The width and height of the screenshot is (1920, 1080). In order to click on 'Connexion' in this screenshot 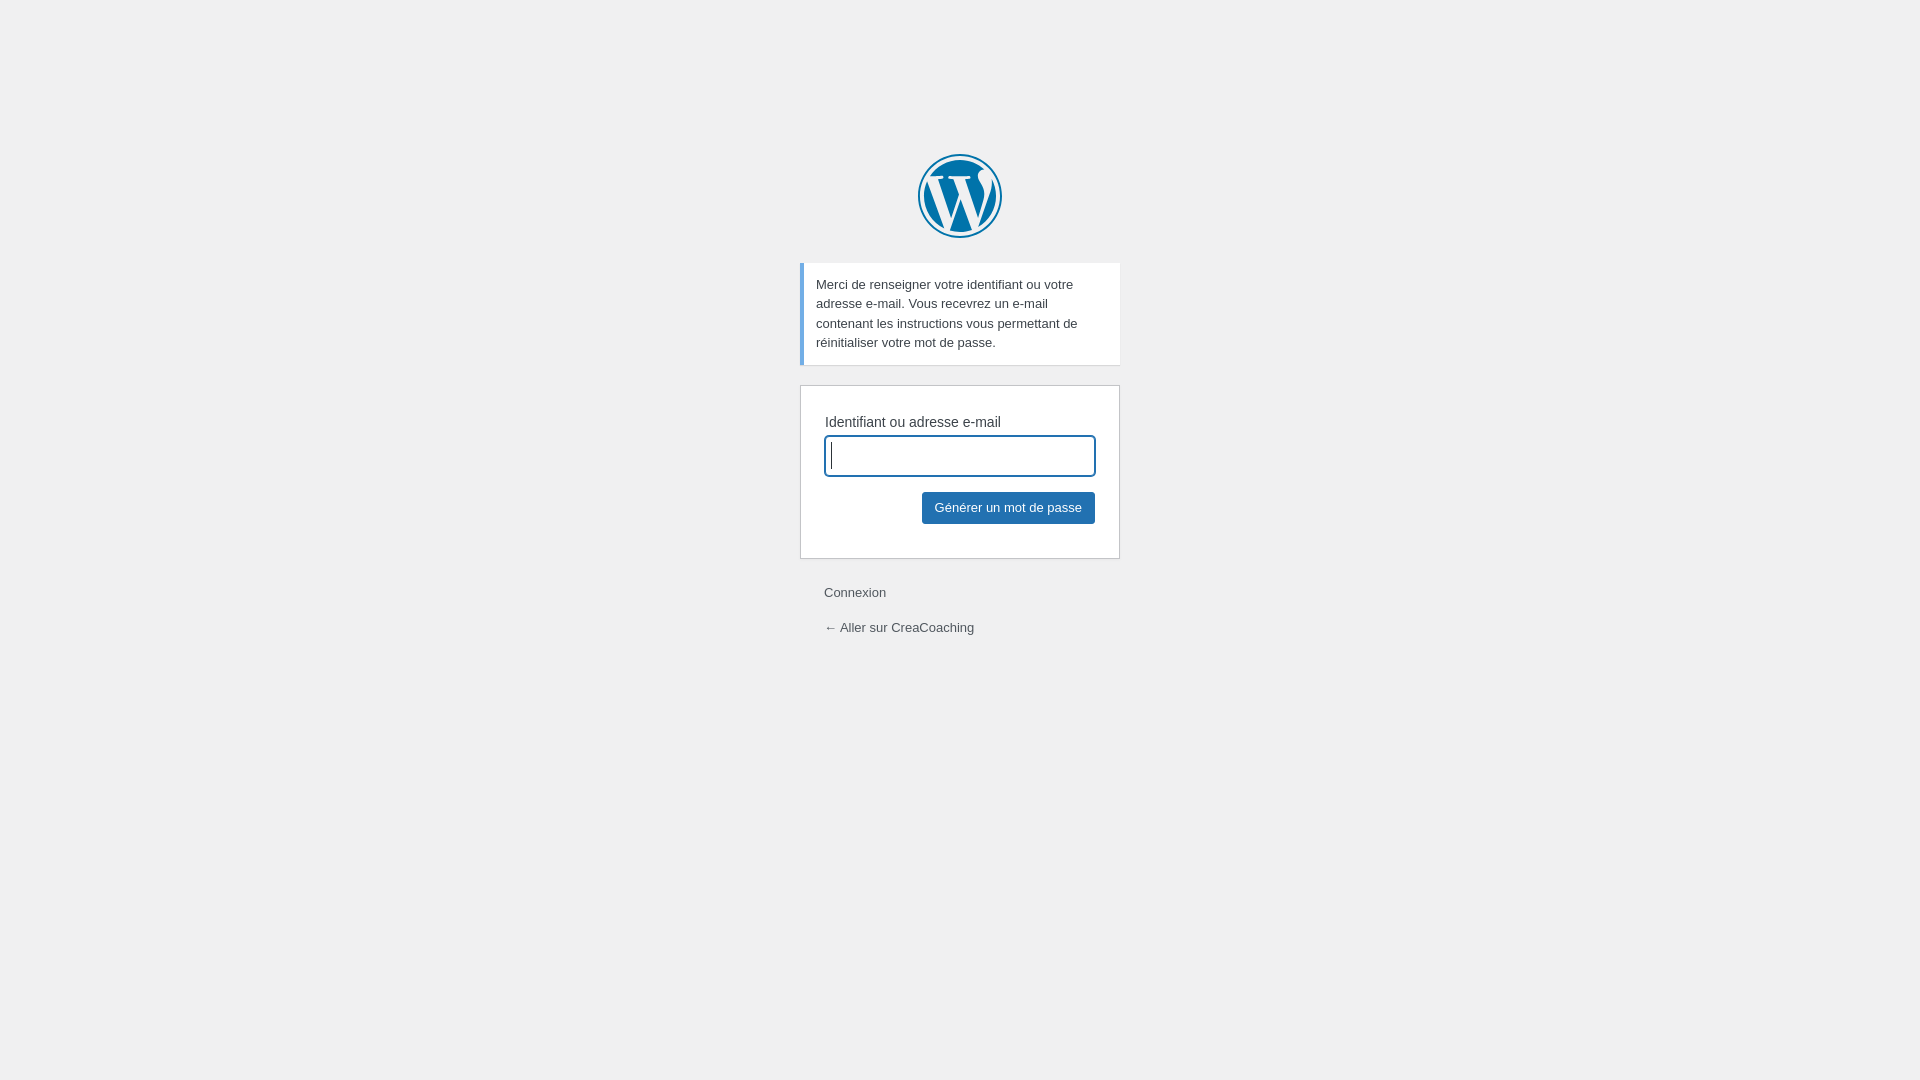, I will do `click(854, 591)`.